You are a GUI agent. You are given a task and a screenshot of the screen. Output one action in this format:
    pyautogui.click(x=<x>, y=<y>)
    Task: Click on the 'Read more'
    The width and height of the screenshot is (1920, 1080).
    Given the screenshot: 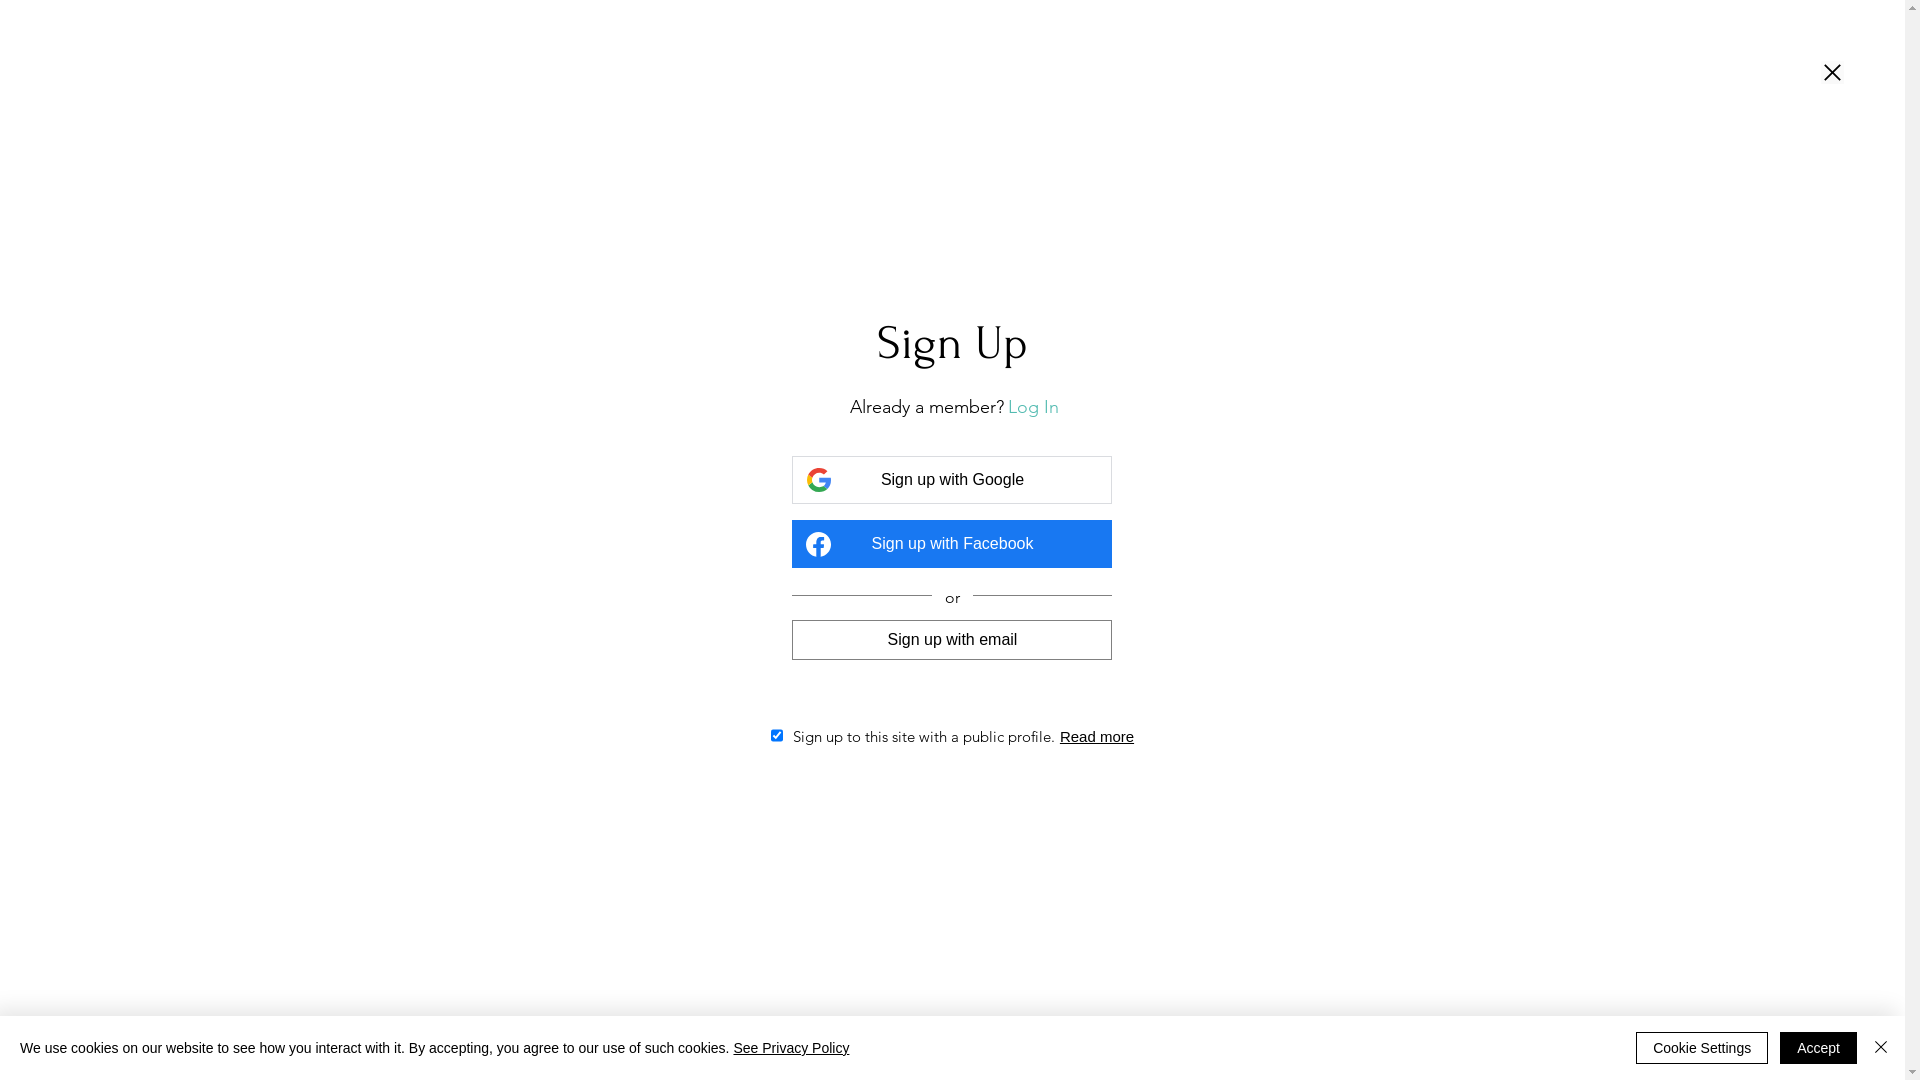 What is the action you would take?
    pyautogui.click(x=1096, y=736)
    